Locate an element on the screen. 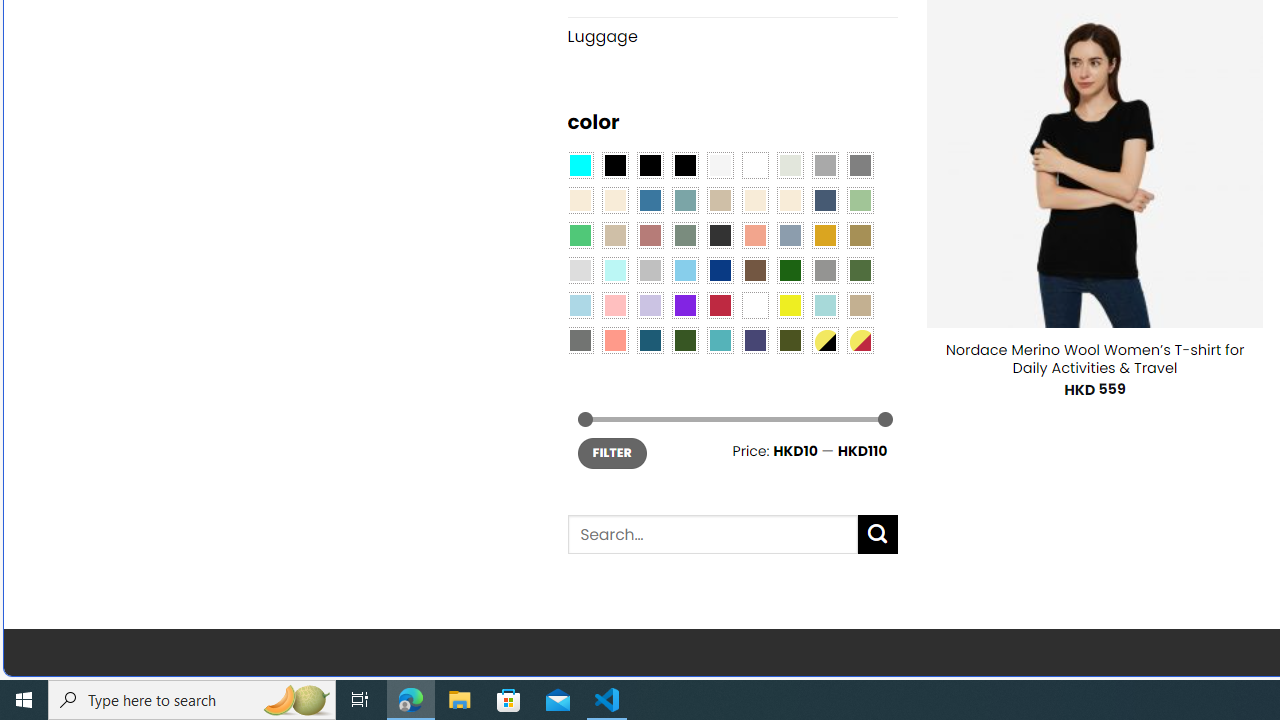 This screenshot has width=1280, height=720. 'Mint' is located at coordinates (614, 270).